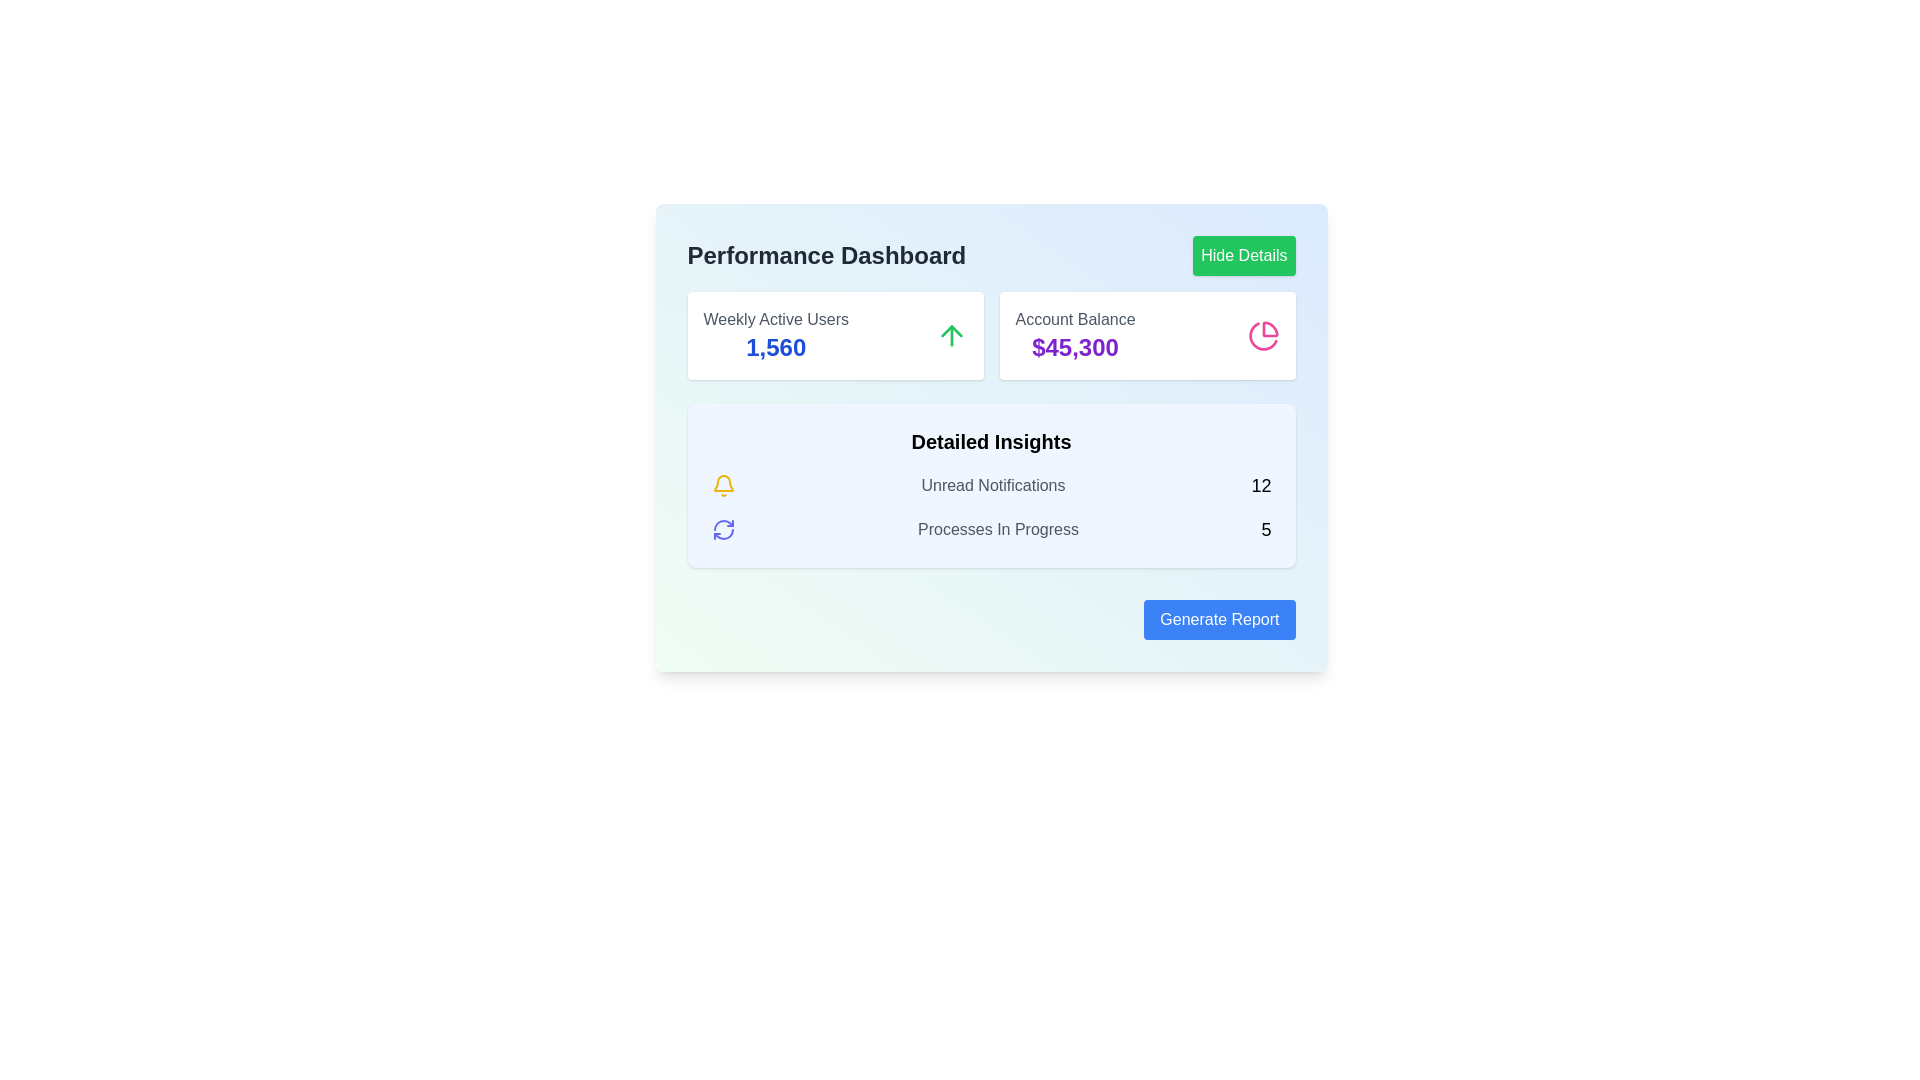  Describe the element at coordinates (1260, 486) in the screenshot. I see `the unread notifications count label located in the 'Detailed Insights' section, positioned to the right of 'Unread Notifications'` at that location.